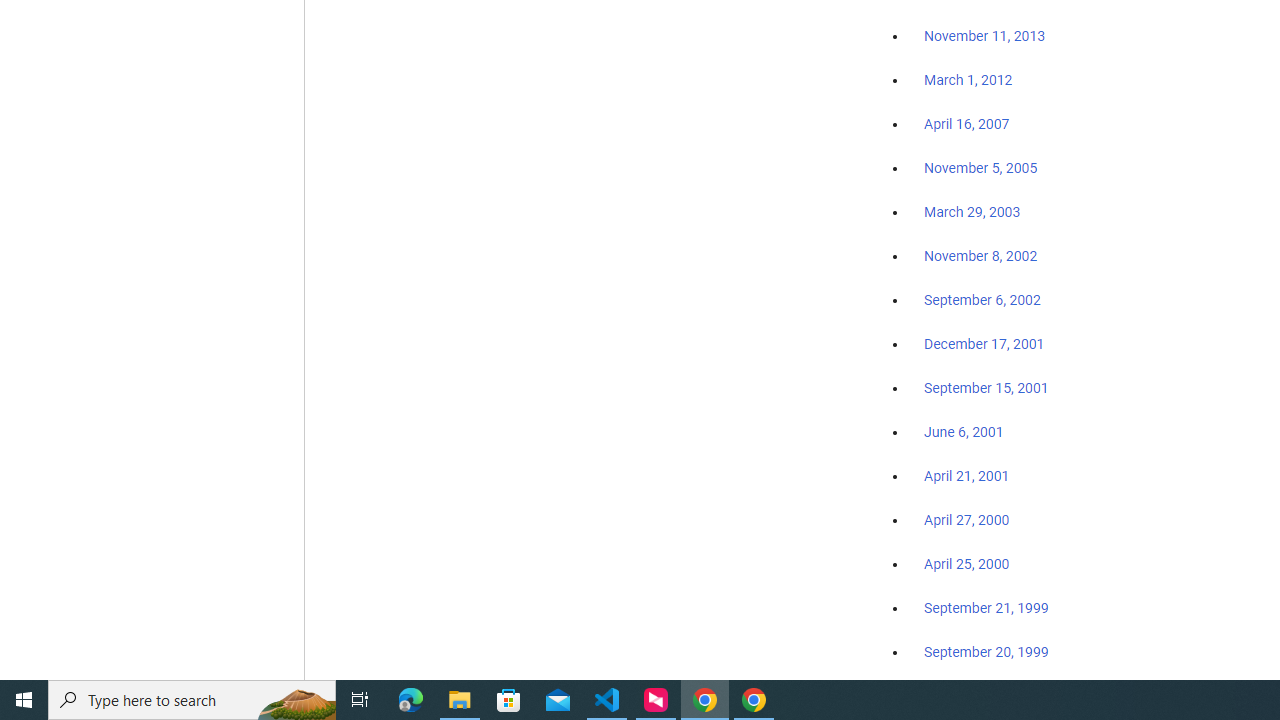  What do you see at coordinates (981, 255) in the screenshot?
I see `'November 8, 2002'` at bounding box center [981, 255].